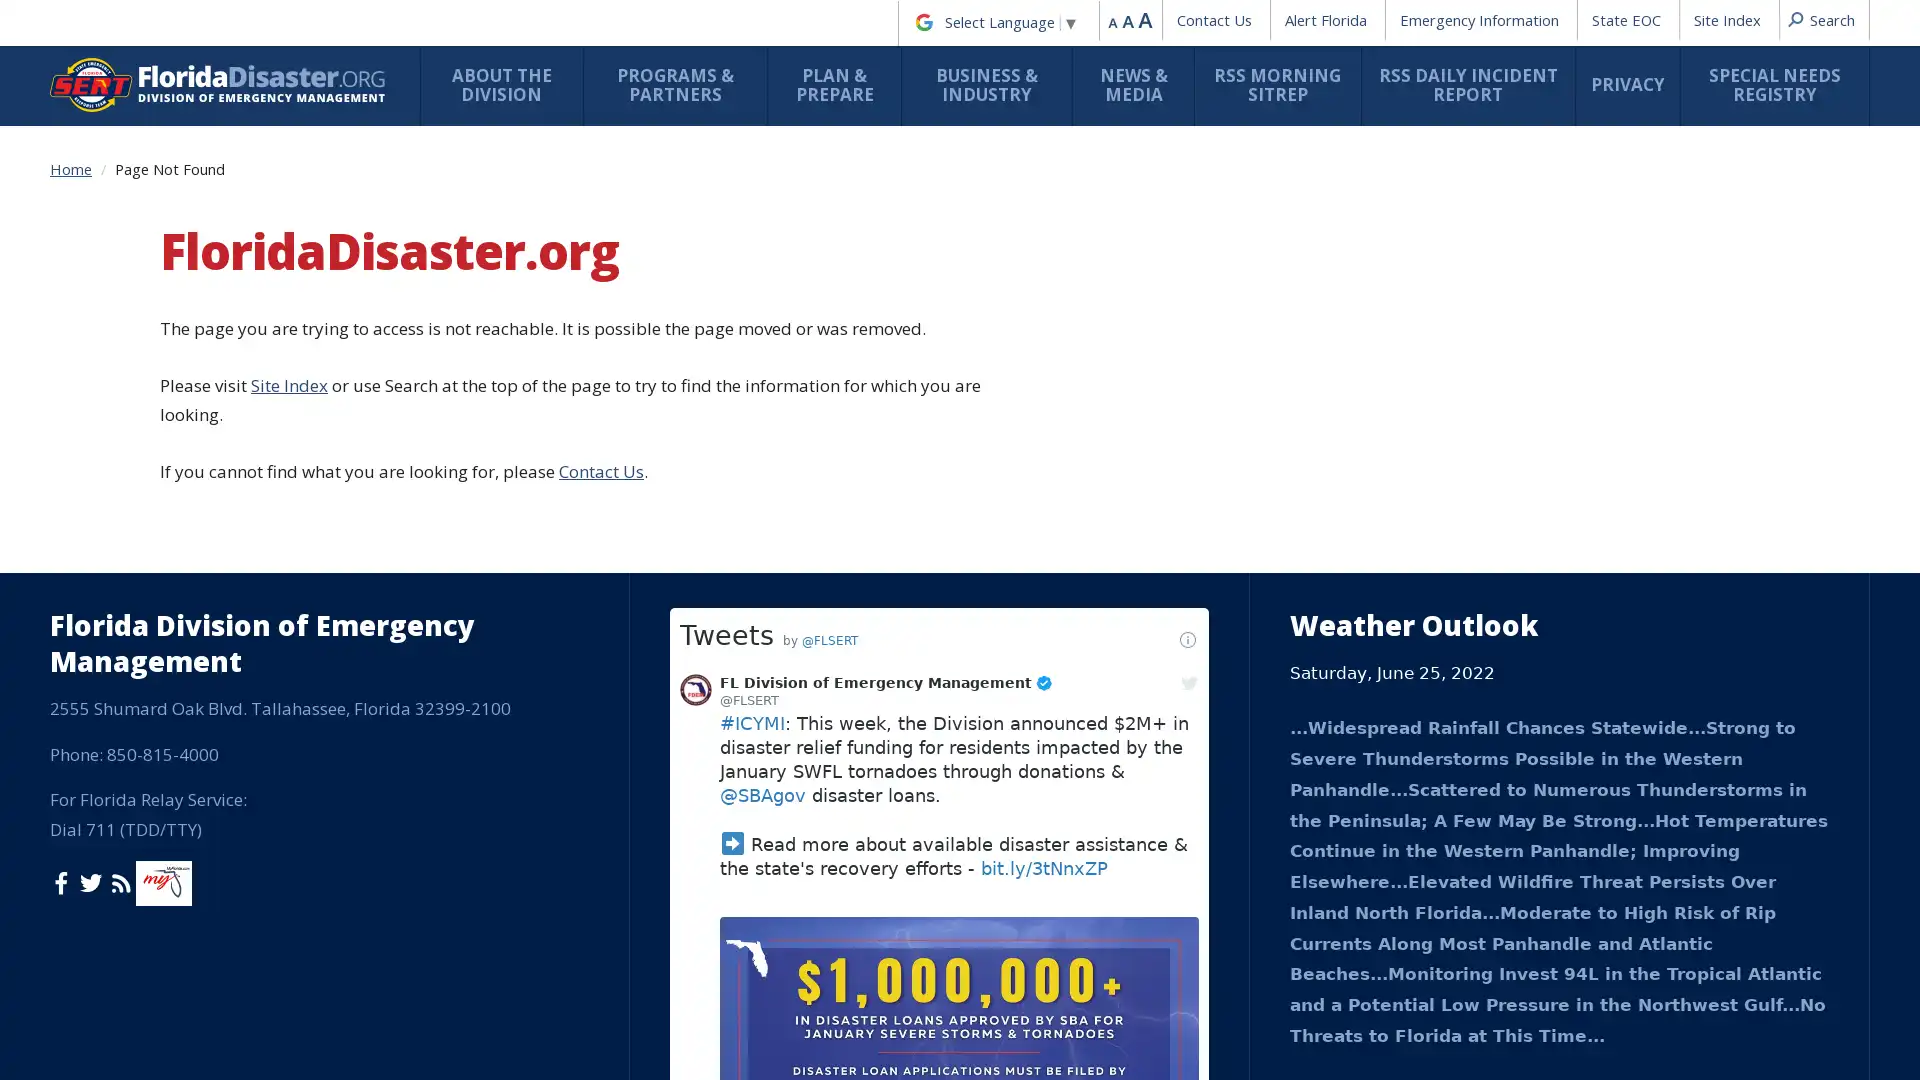 The height and width of the screenshot is (1080, 1920). What do you see at coordinates (600, 152) in the screenshot?
I see `Toggle More` at bounding box center [600, 152].